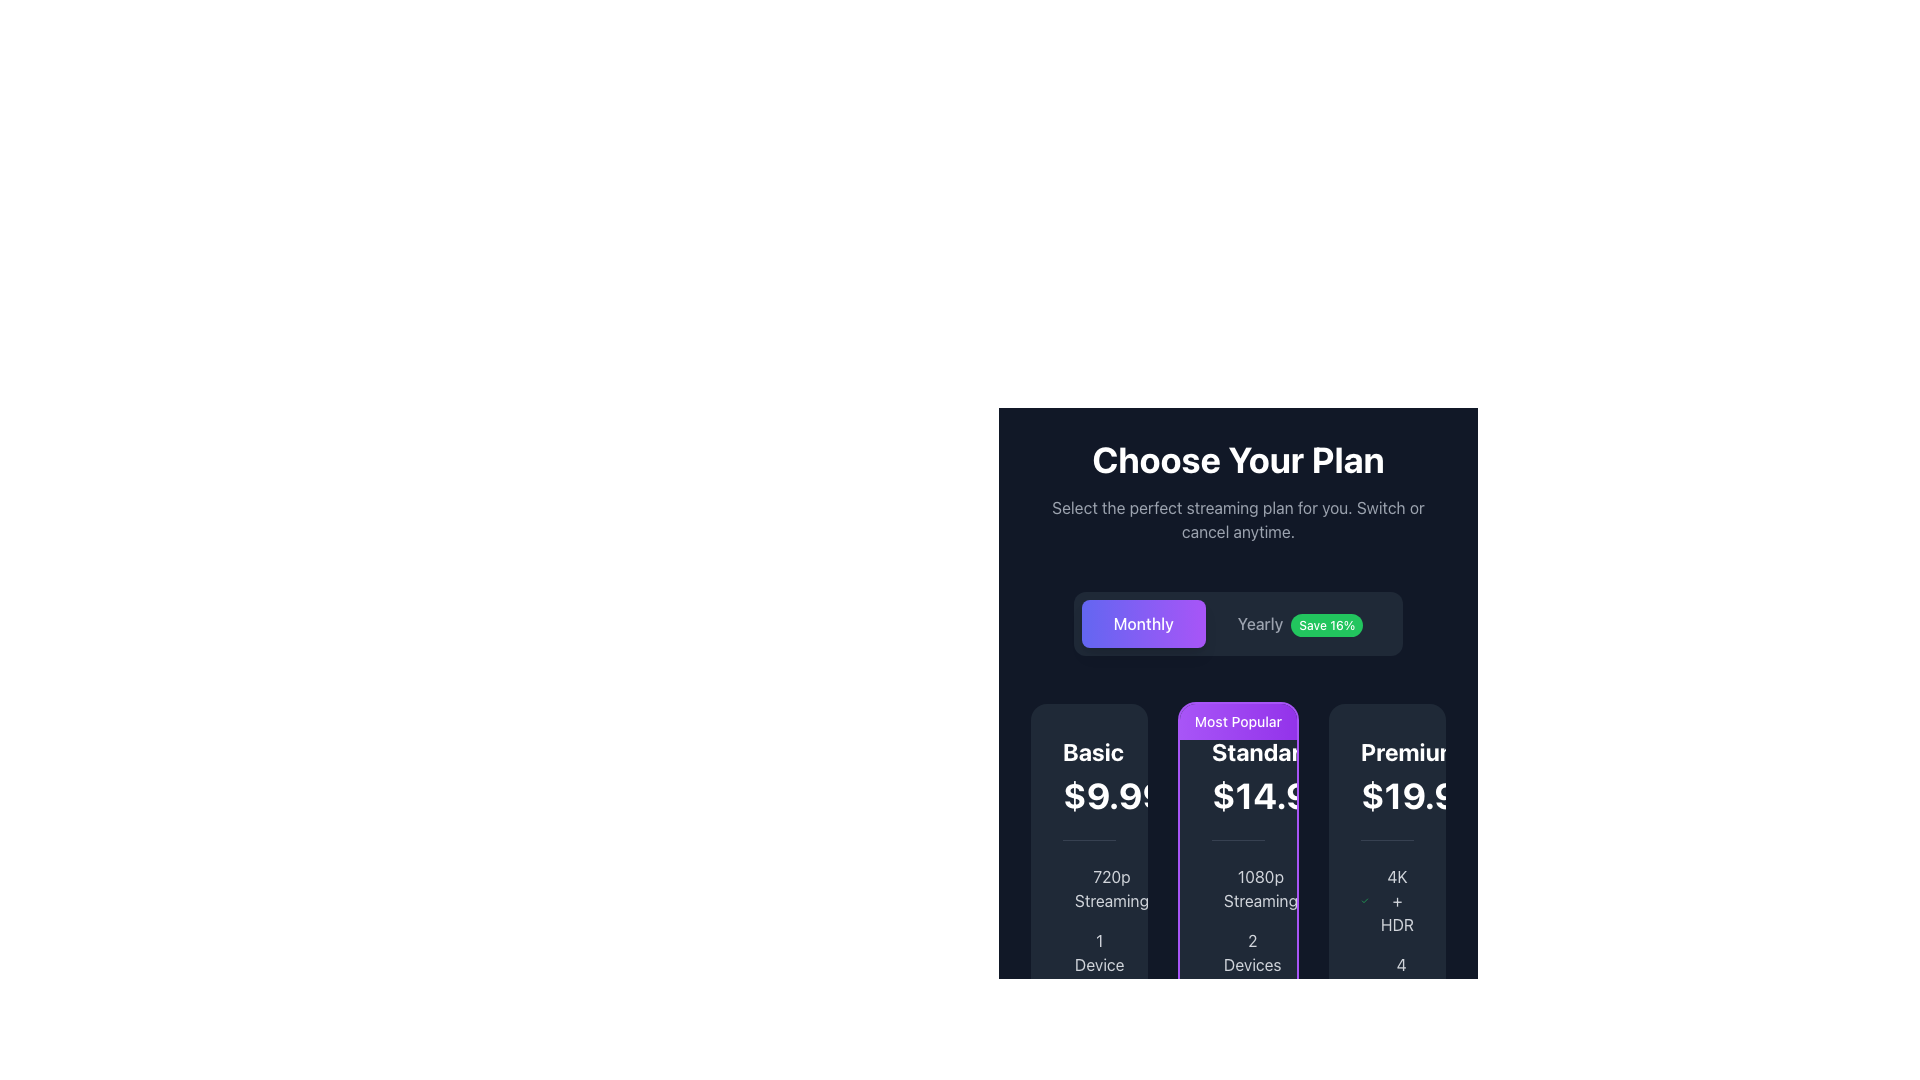 The height and width of the screenshot is (1080, 1920). What do you see at coordinates (1386, 901) in the screenshot?
I see `the '4K + HDR' text and checkmark icon combination in the Premium pricing column, positioned at the topmost feature list item` at bounding box center [1386, 901].